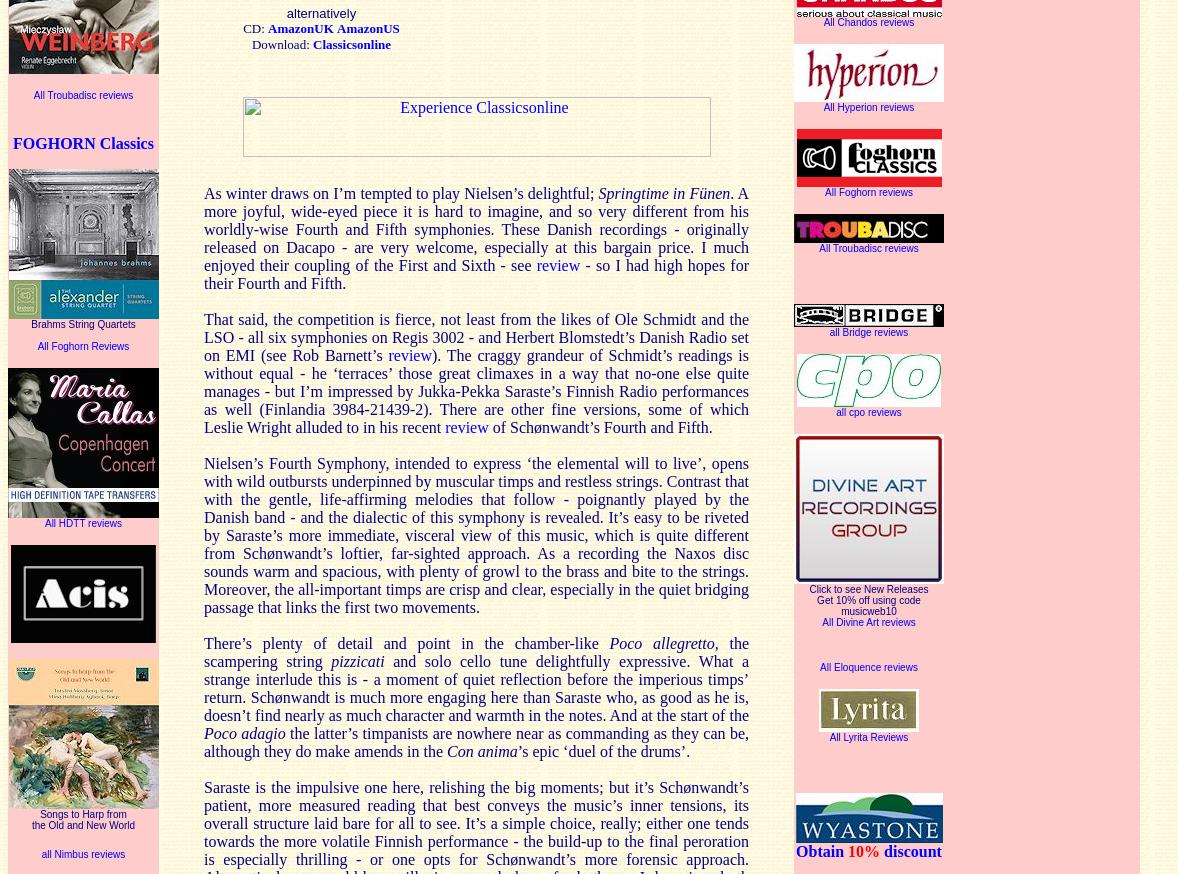 Image resolution: width=1178 pixels, height=874 pixels. Describe the element at coordinates (351, 42) in the screenshot. I see `'Classicsonline'` at that location.